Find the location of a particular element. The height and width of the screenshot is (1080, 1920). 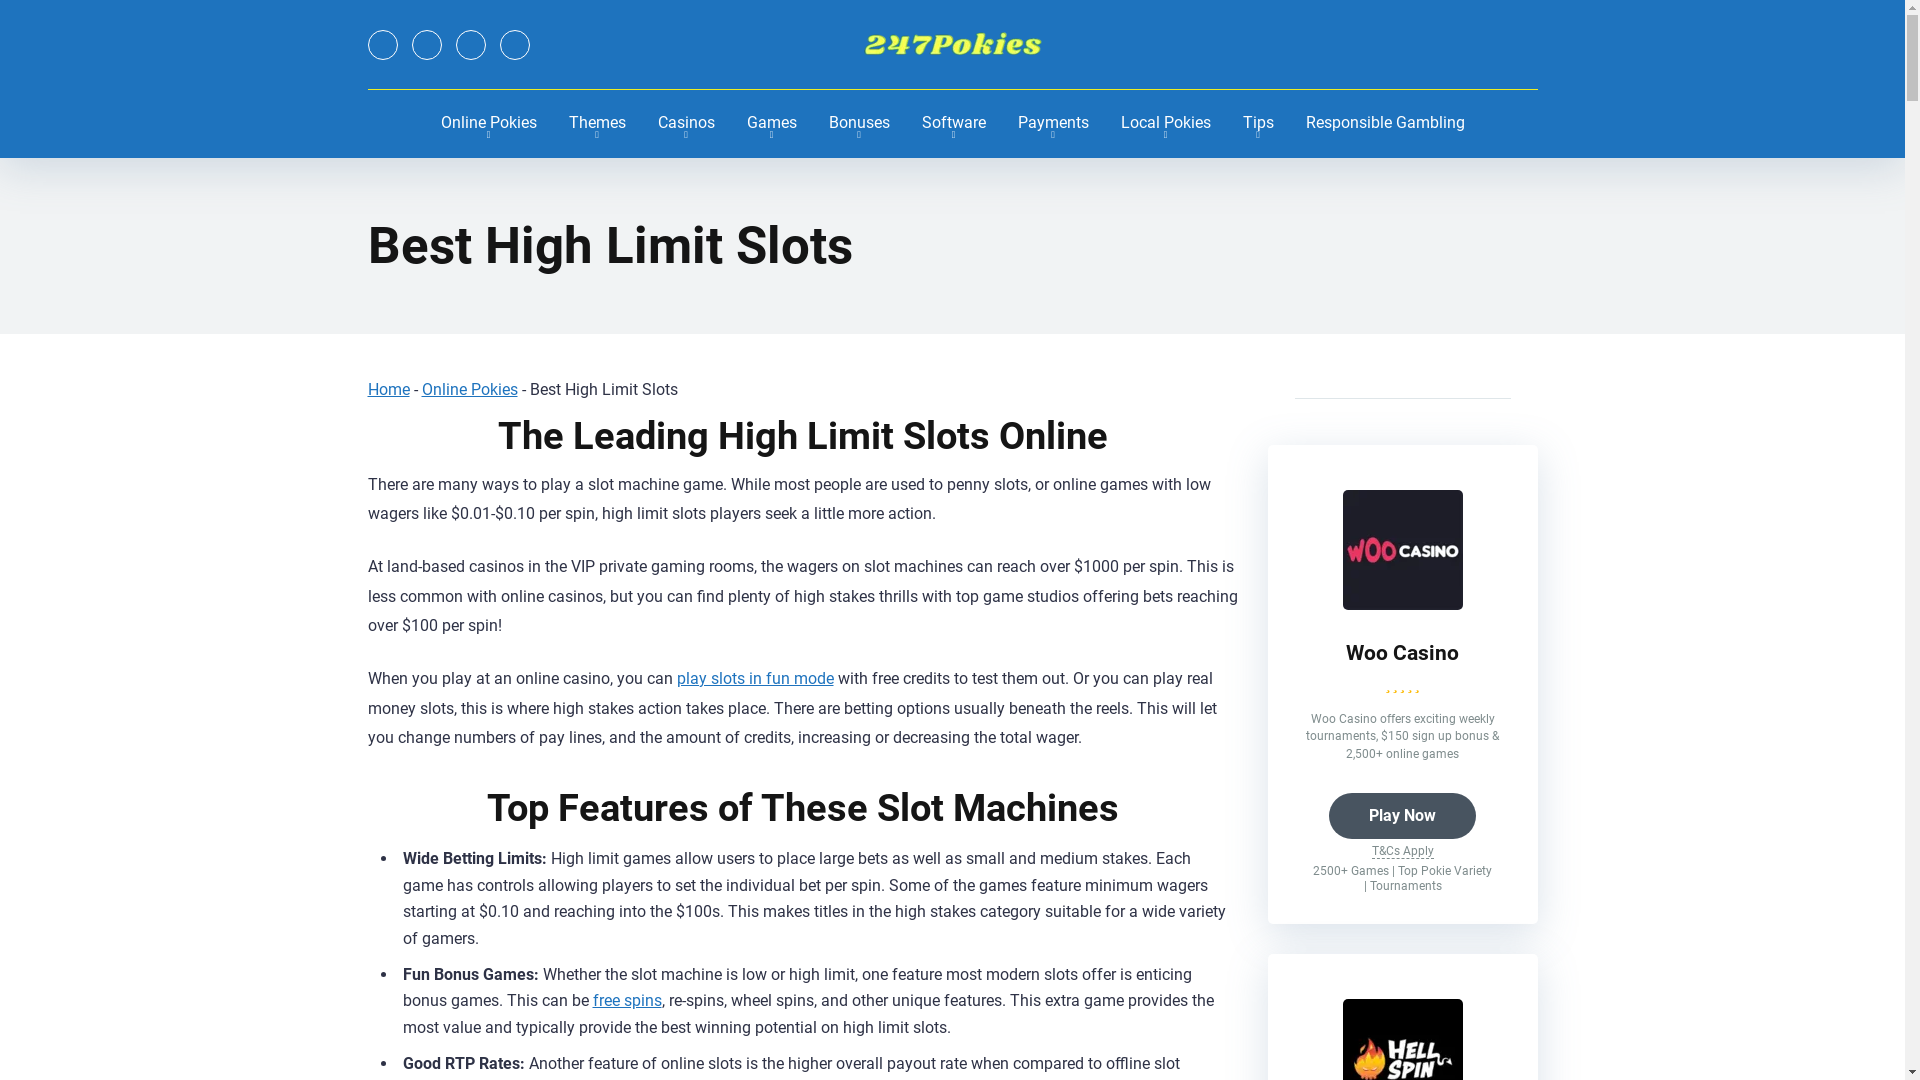

'247Pokies' is located at coordinates (859, 45).